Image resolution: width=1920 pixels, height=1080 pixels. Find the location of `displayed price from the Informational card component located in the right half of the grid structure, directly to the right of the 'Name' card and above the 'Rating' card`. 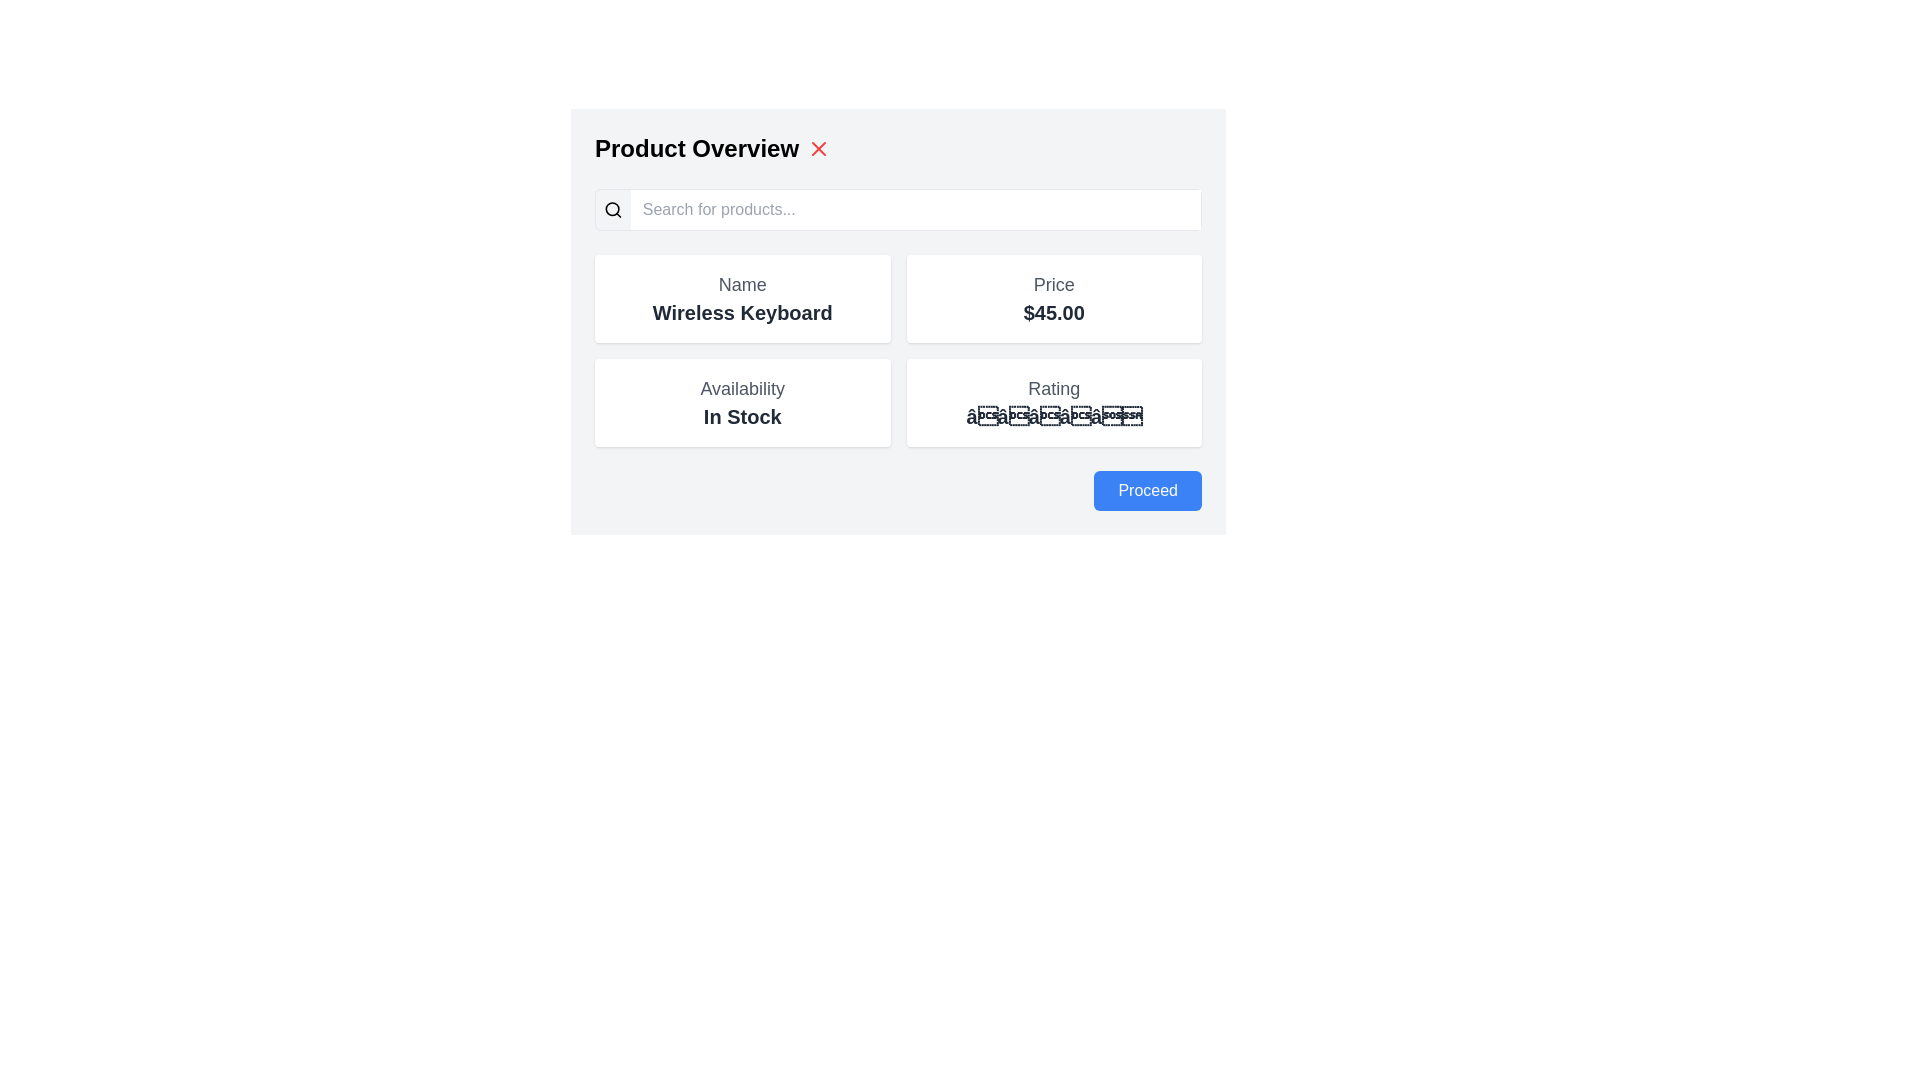

displayed price from the Informational card component located in the right half of the grid structure, directly to the right of the 'Name' card and above the 'Rating' card is located at coordinates (1053, 299).